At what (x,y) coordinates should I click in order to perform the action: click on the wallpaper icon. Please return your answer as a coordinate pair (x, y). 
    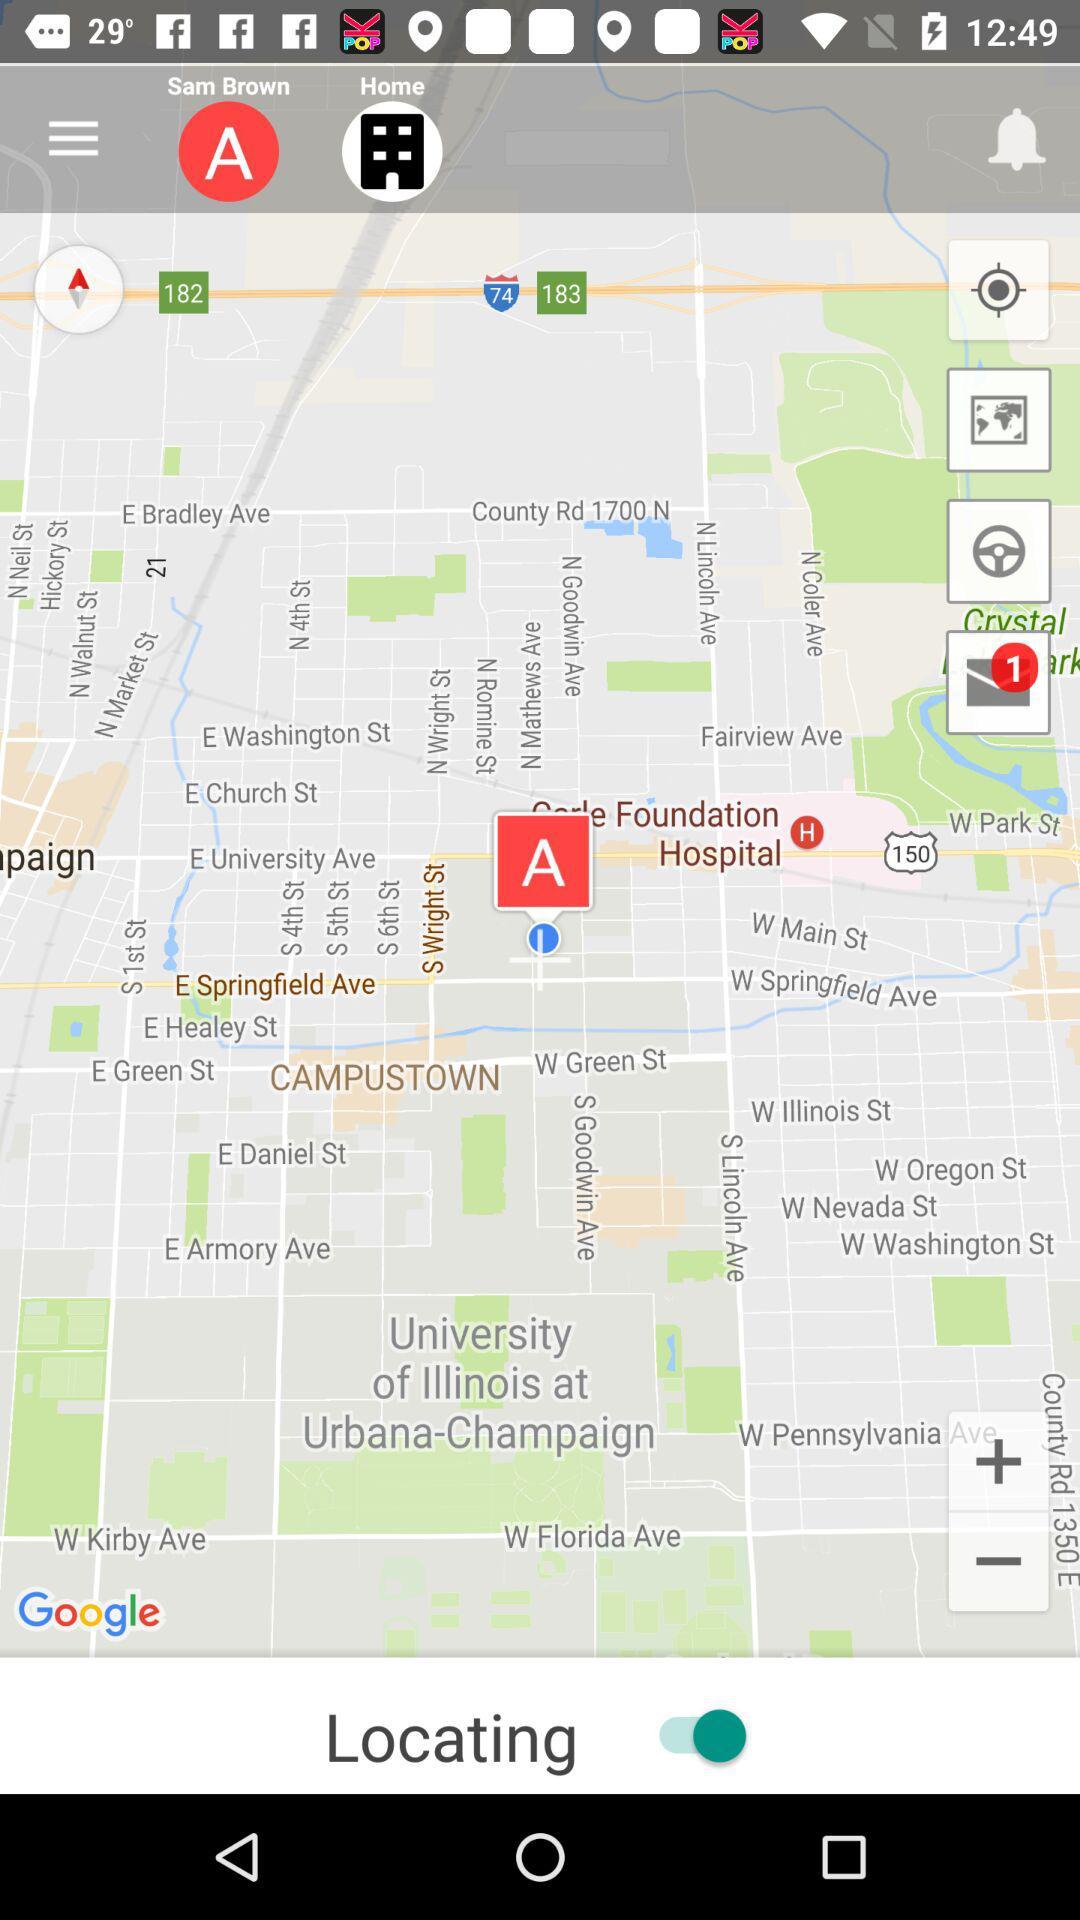
    Looking at the image, I should click on (999, 419).